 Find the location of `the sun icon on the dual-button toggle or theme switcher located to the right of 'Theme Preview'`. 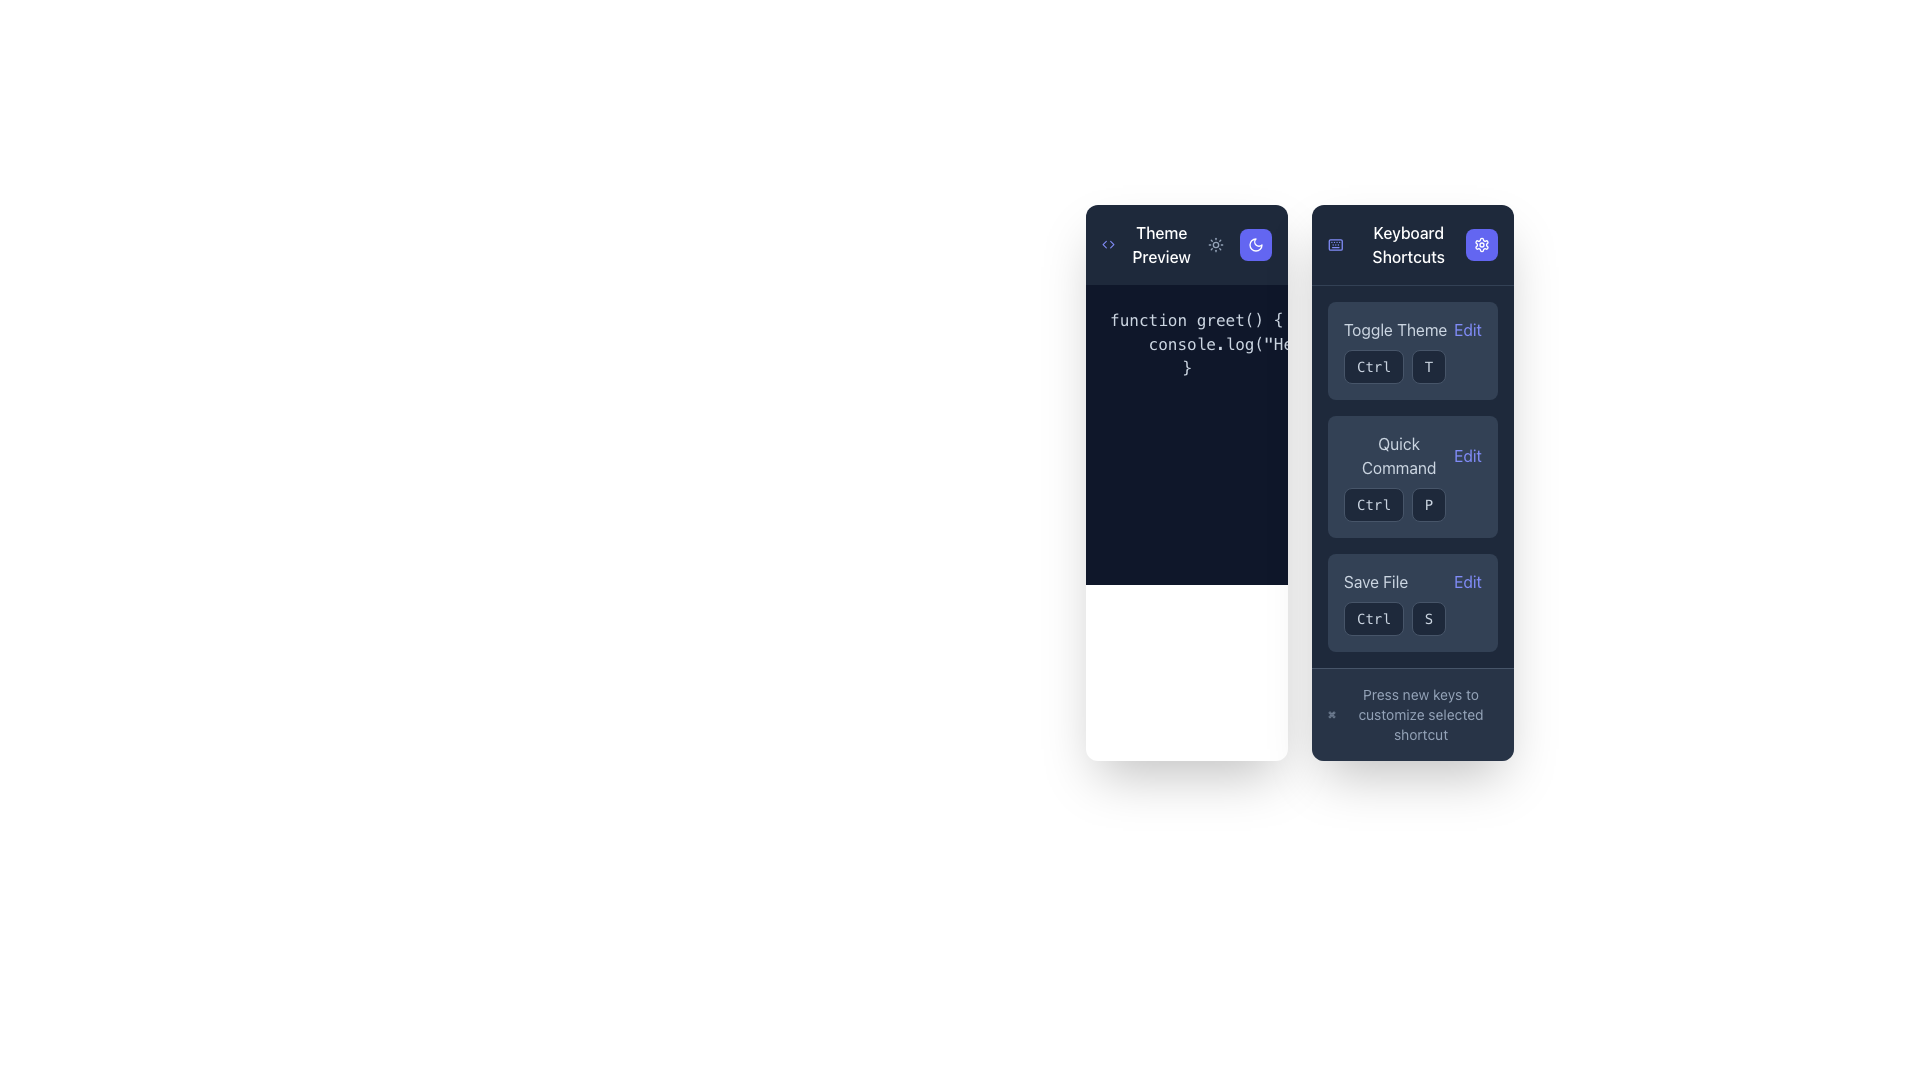

the sun icon on the dual-button toggle or theme switcher located to the right of 'Theme Preview' is located at coordinates (1235, 244).